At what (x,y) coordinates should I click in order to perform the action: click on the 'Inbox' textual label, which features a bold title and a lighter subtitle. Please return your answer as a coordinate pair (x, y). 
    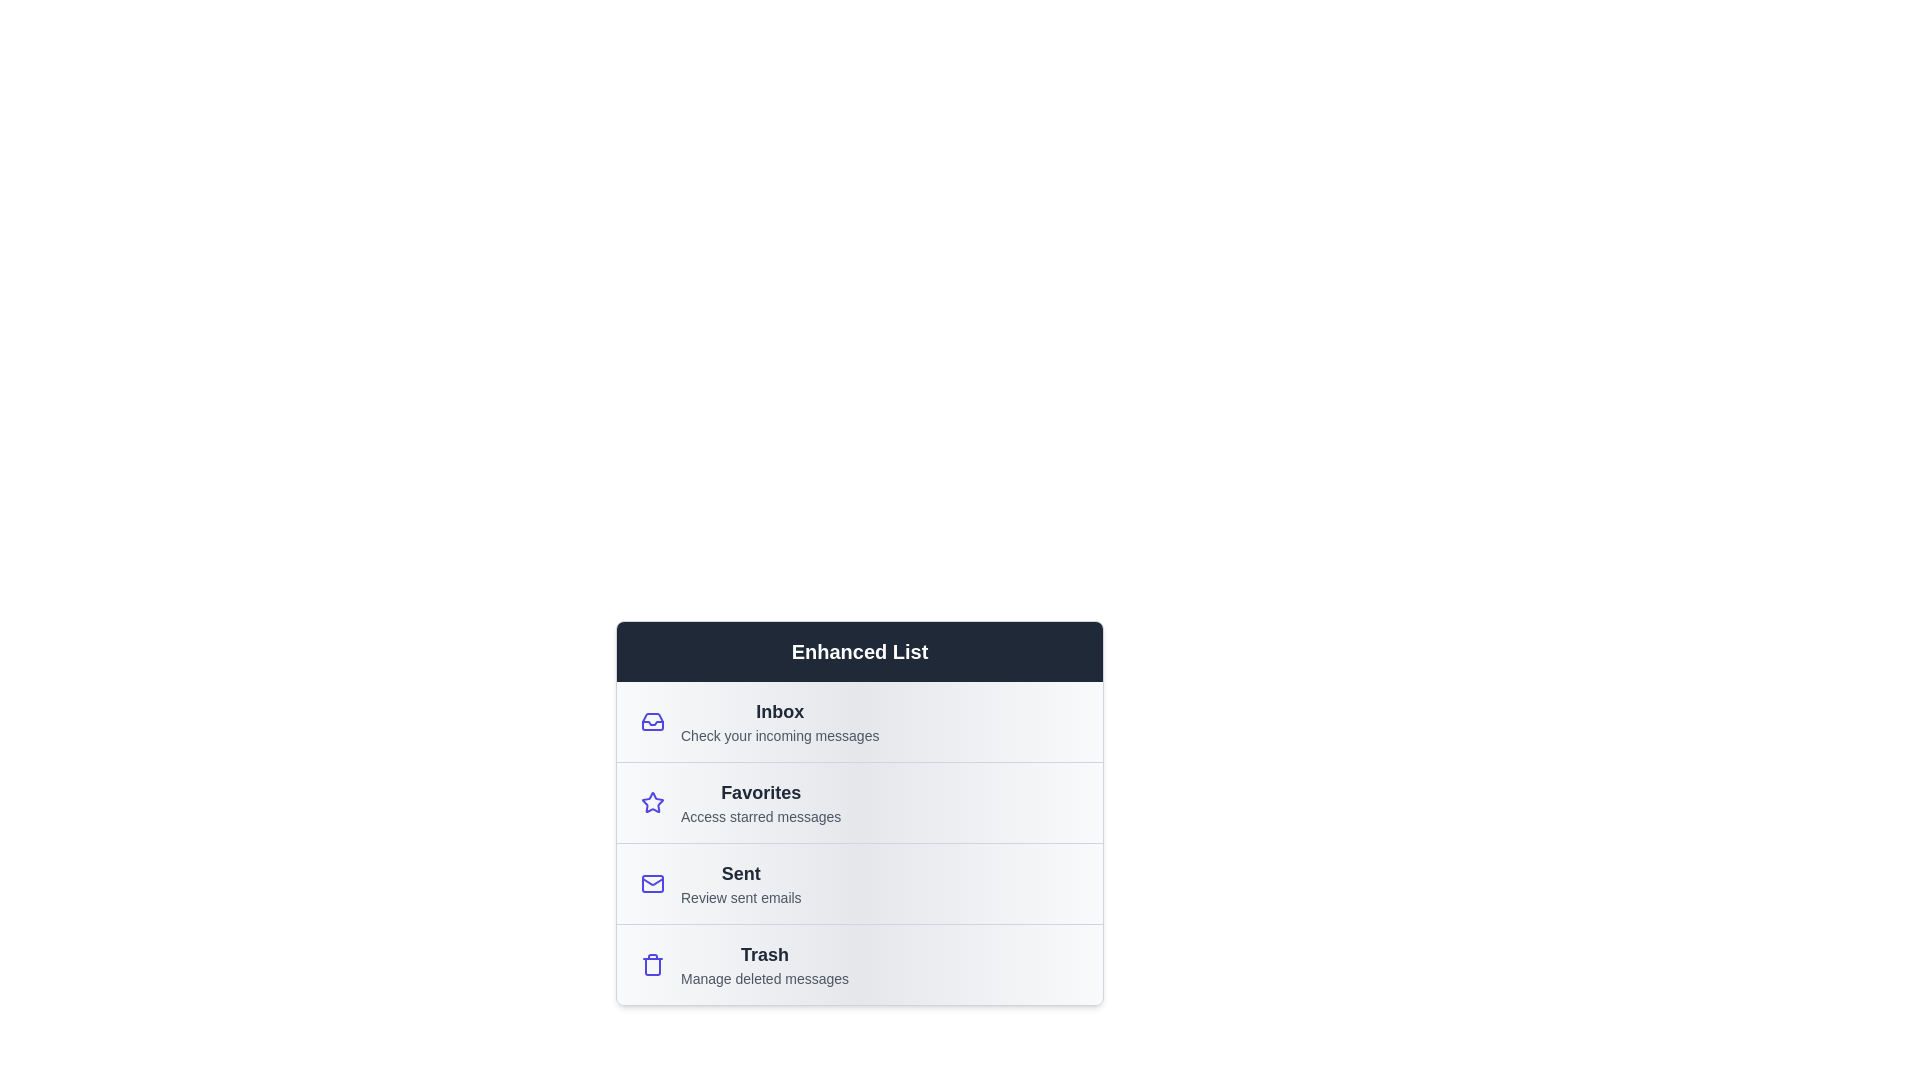
    Looking at the image, I should click on (779, 721).